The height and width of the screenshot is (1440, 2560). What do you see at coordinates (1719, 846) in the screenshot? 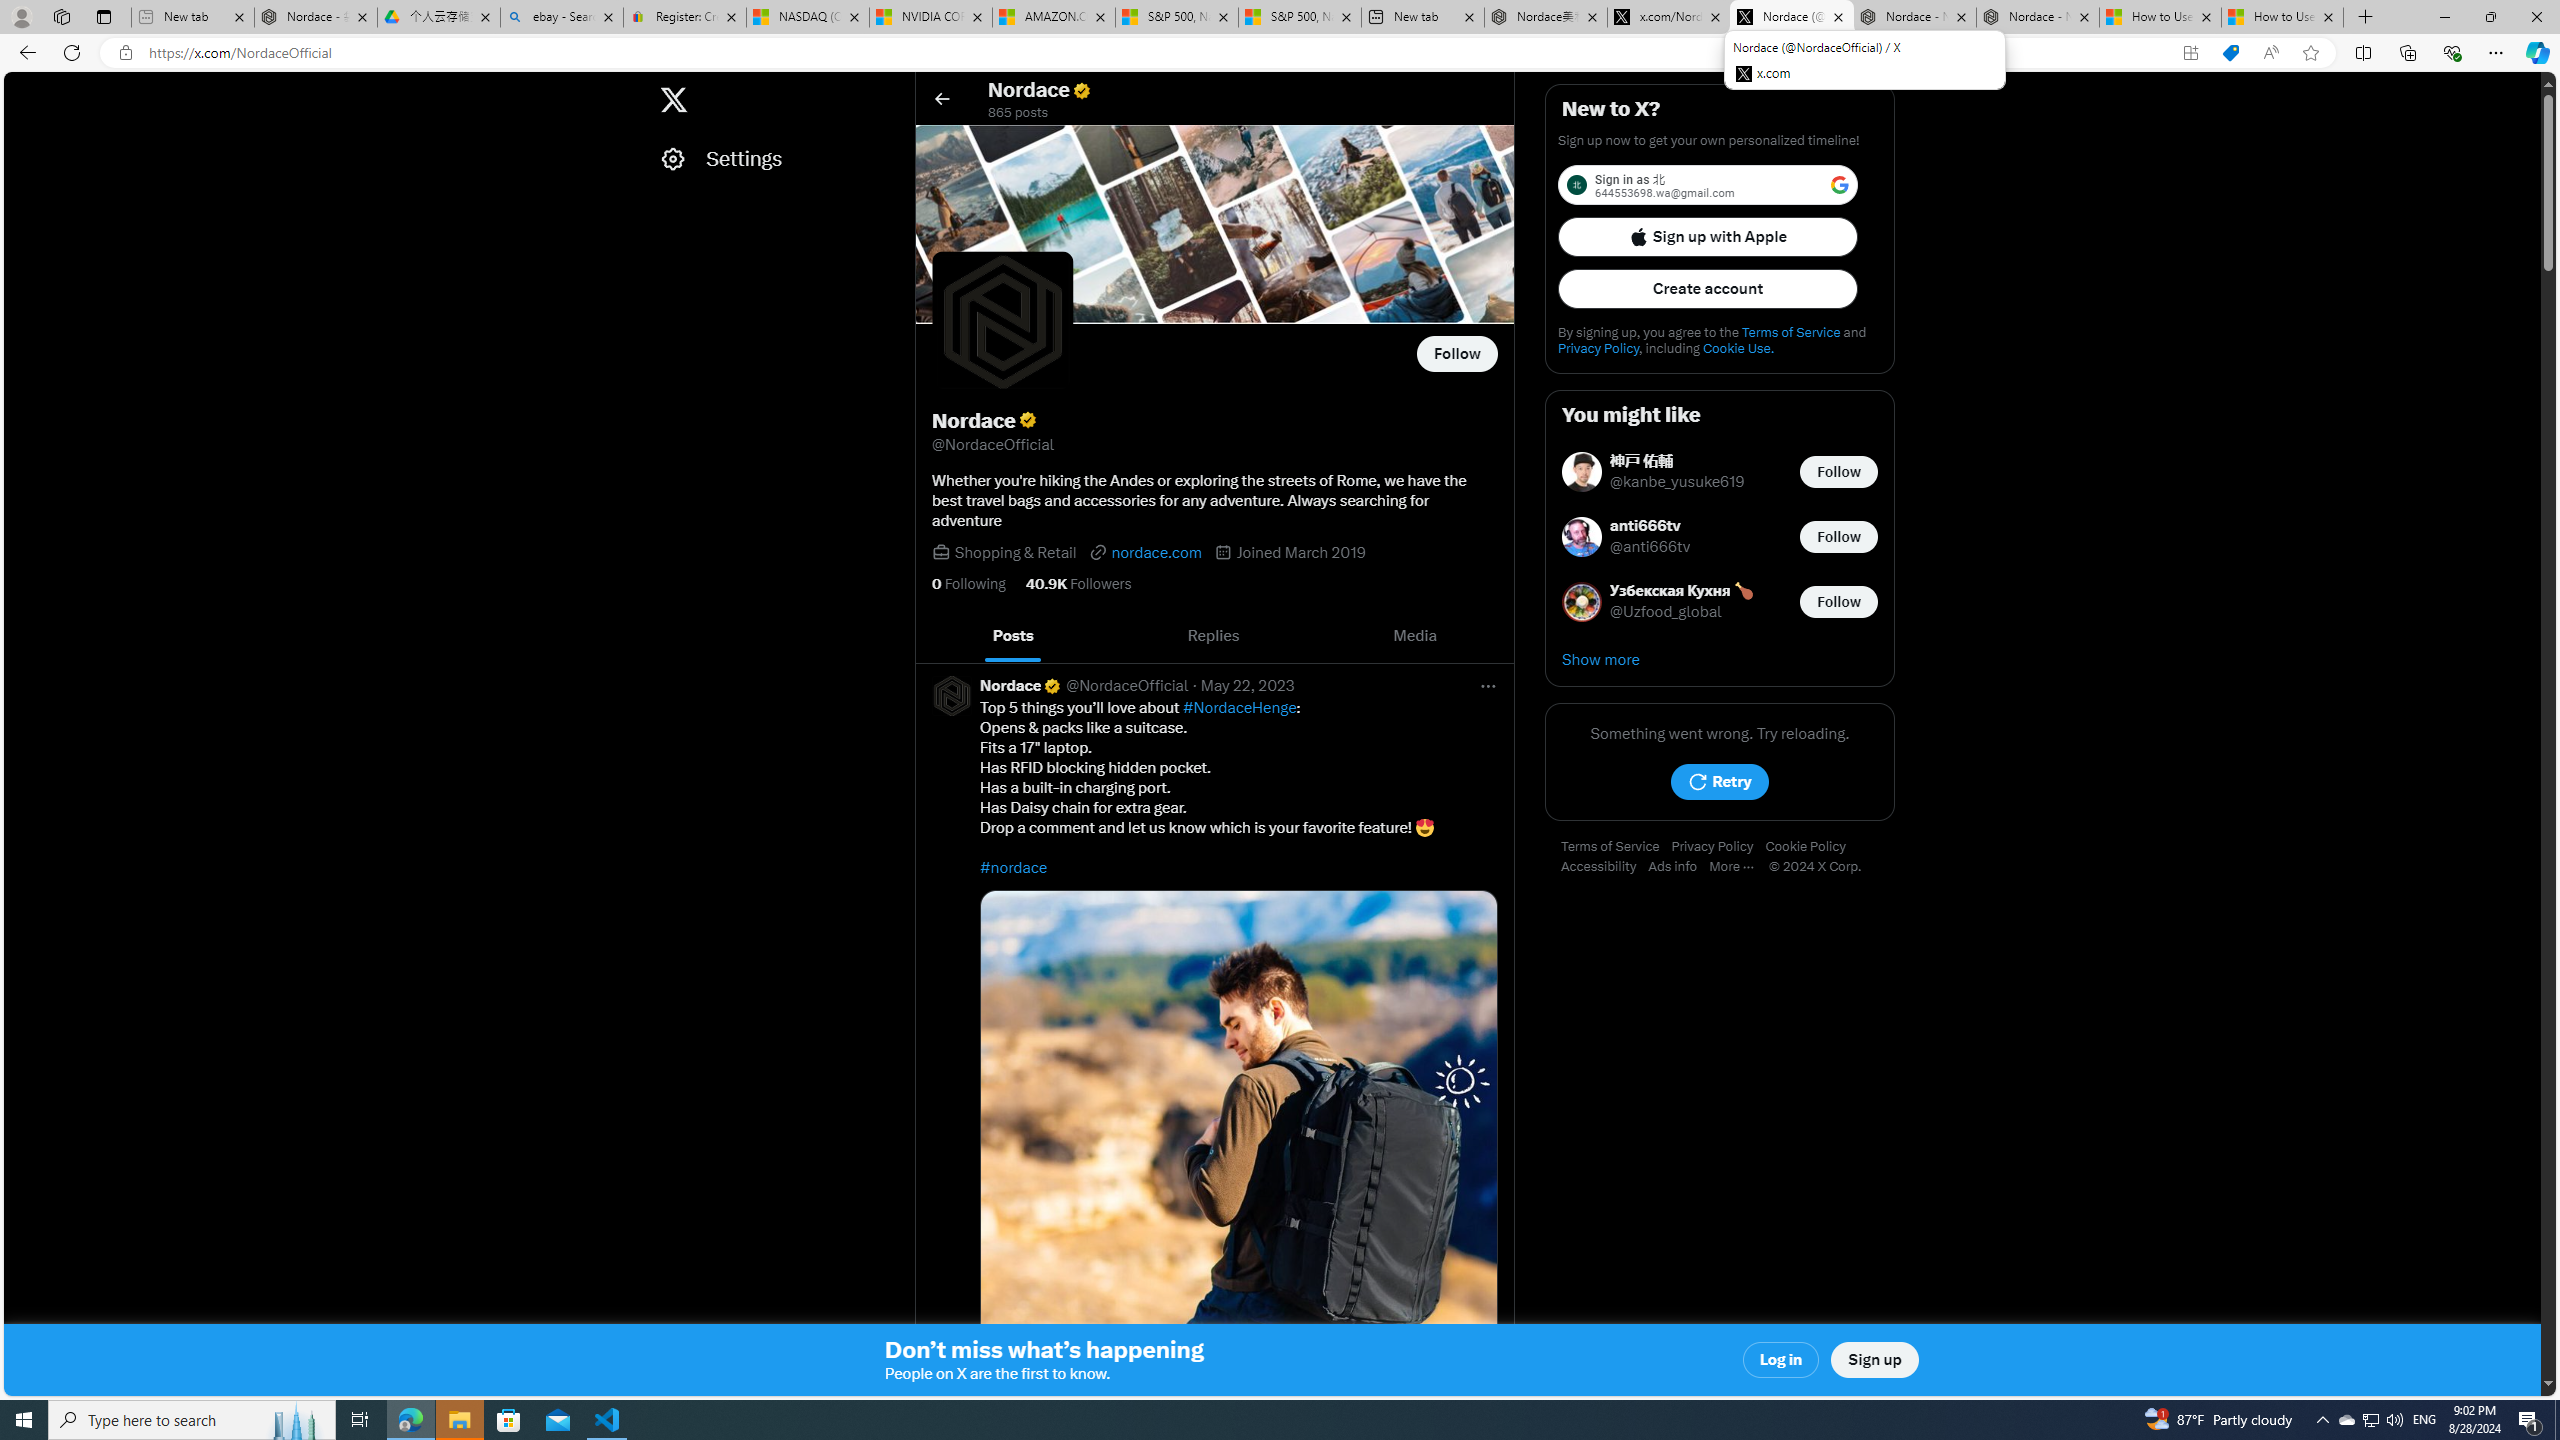
I see `'Privacy Policy'` at bounding box center [1719, 846].